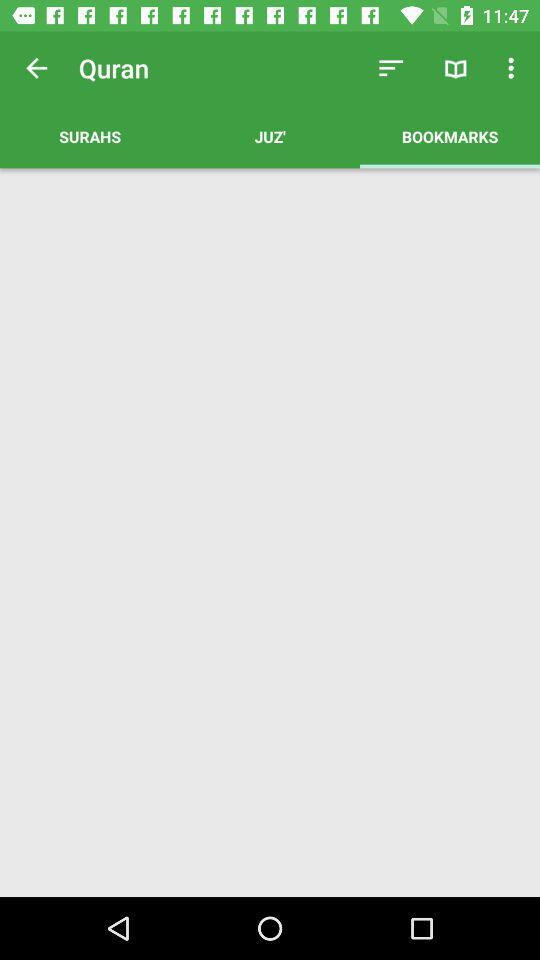 The image size is (540, 960). Describe the element at coordinates (89, 135) in the screenshot. I see `surahs` at that location.